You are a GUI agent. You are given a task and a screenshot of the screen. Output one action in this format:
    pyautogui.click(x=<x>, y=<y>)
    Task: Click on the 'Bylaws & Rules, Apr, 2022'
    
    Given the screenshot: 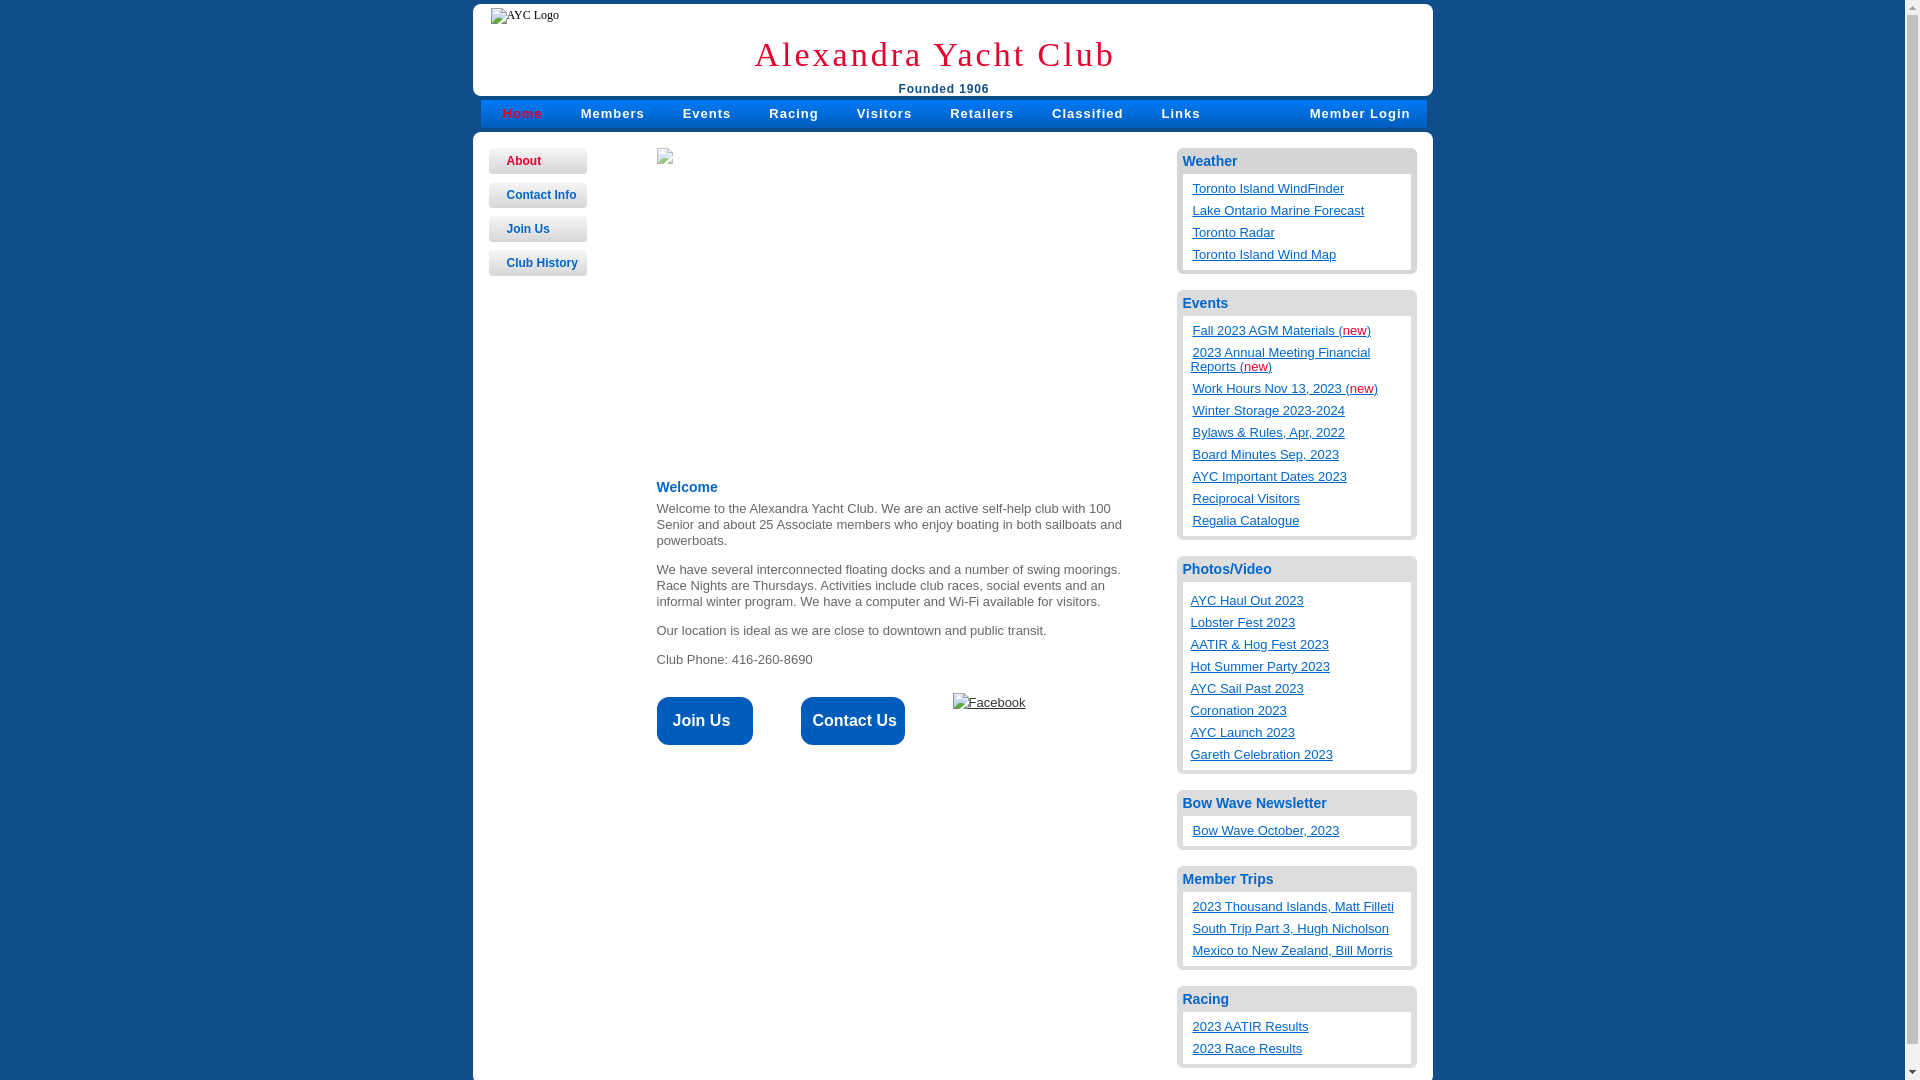 What is the action you would take?
    pyautogui.click(x=1300, y=427)
    